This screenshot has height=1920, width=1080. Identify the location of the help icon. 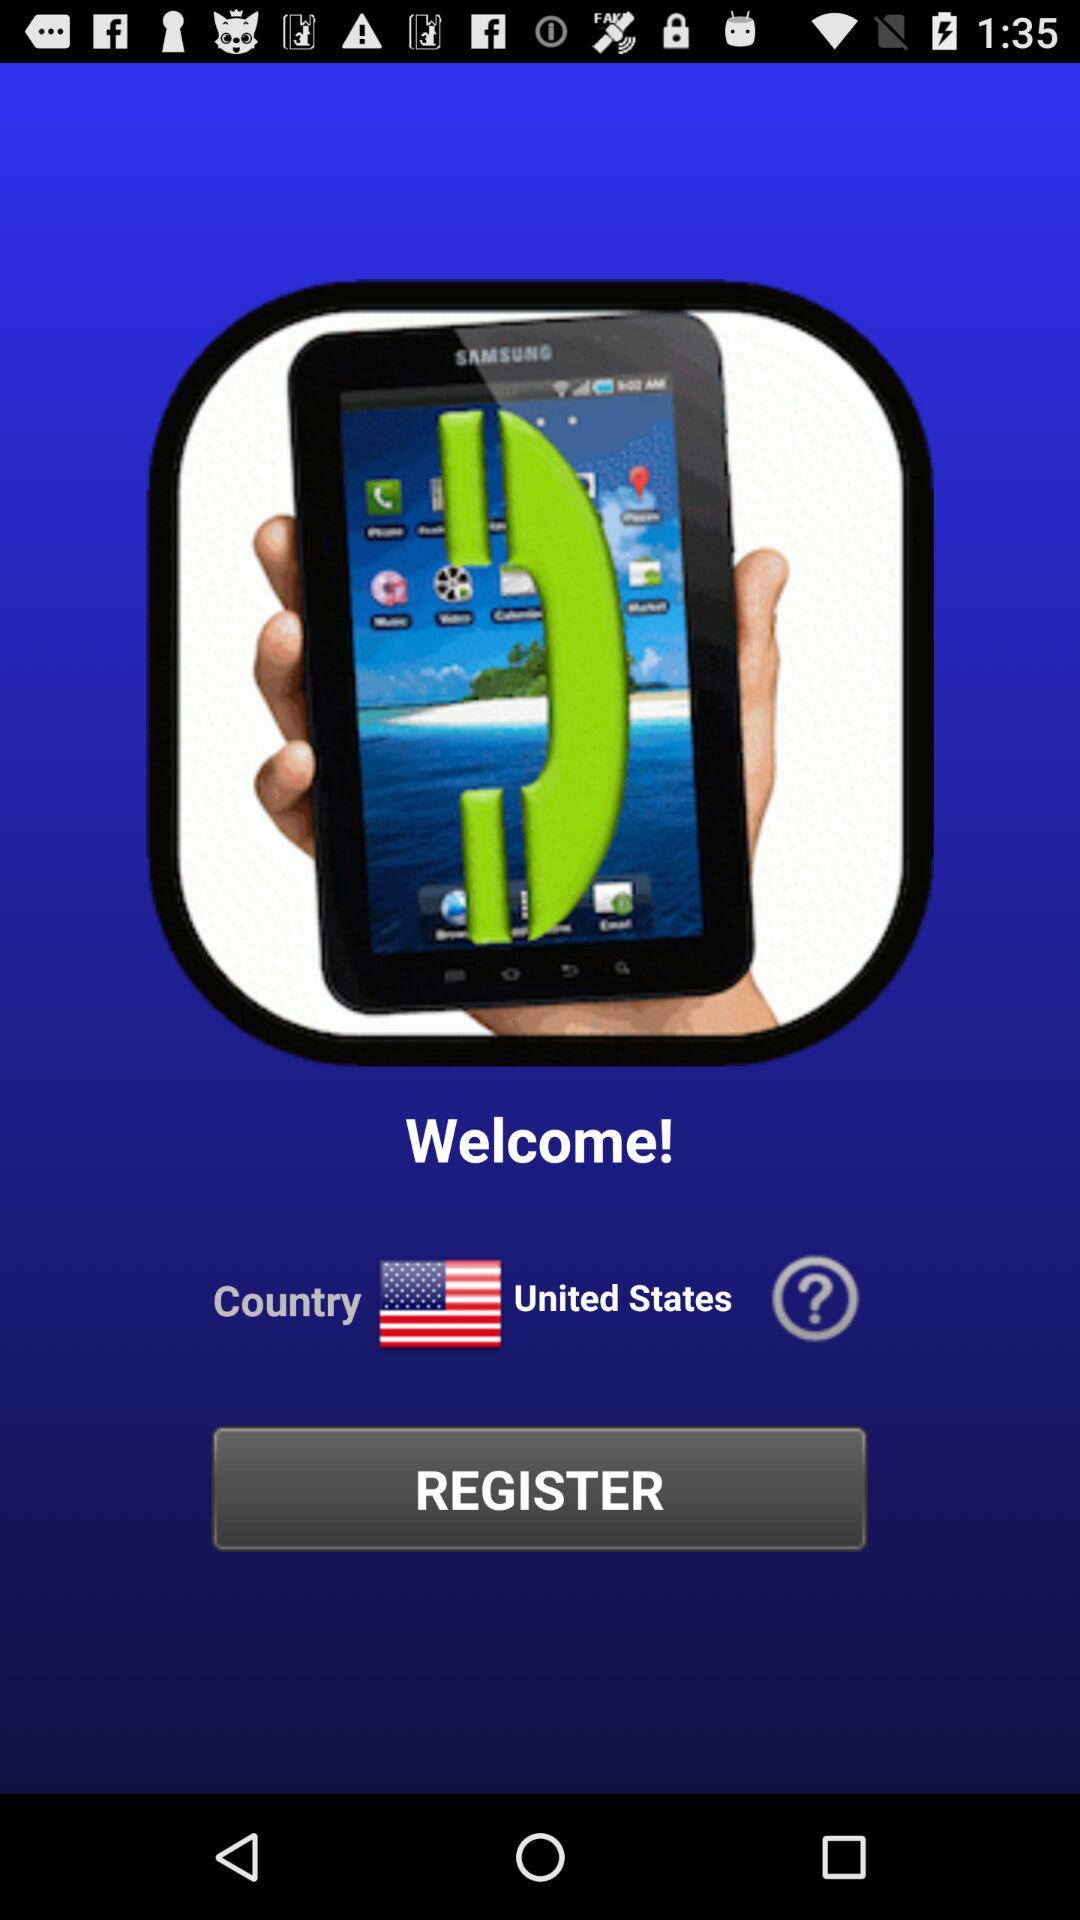
(815, 1390).